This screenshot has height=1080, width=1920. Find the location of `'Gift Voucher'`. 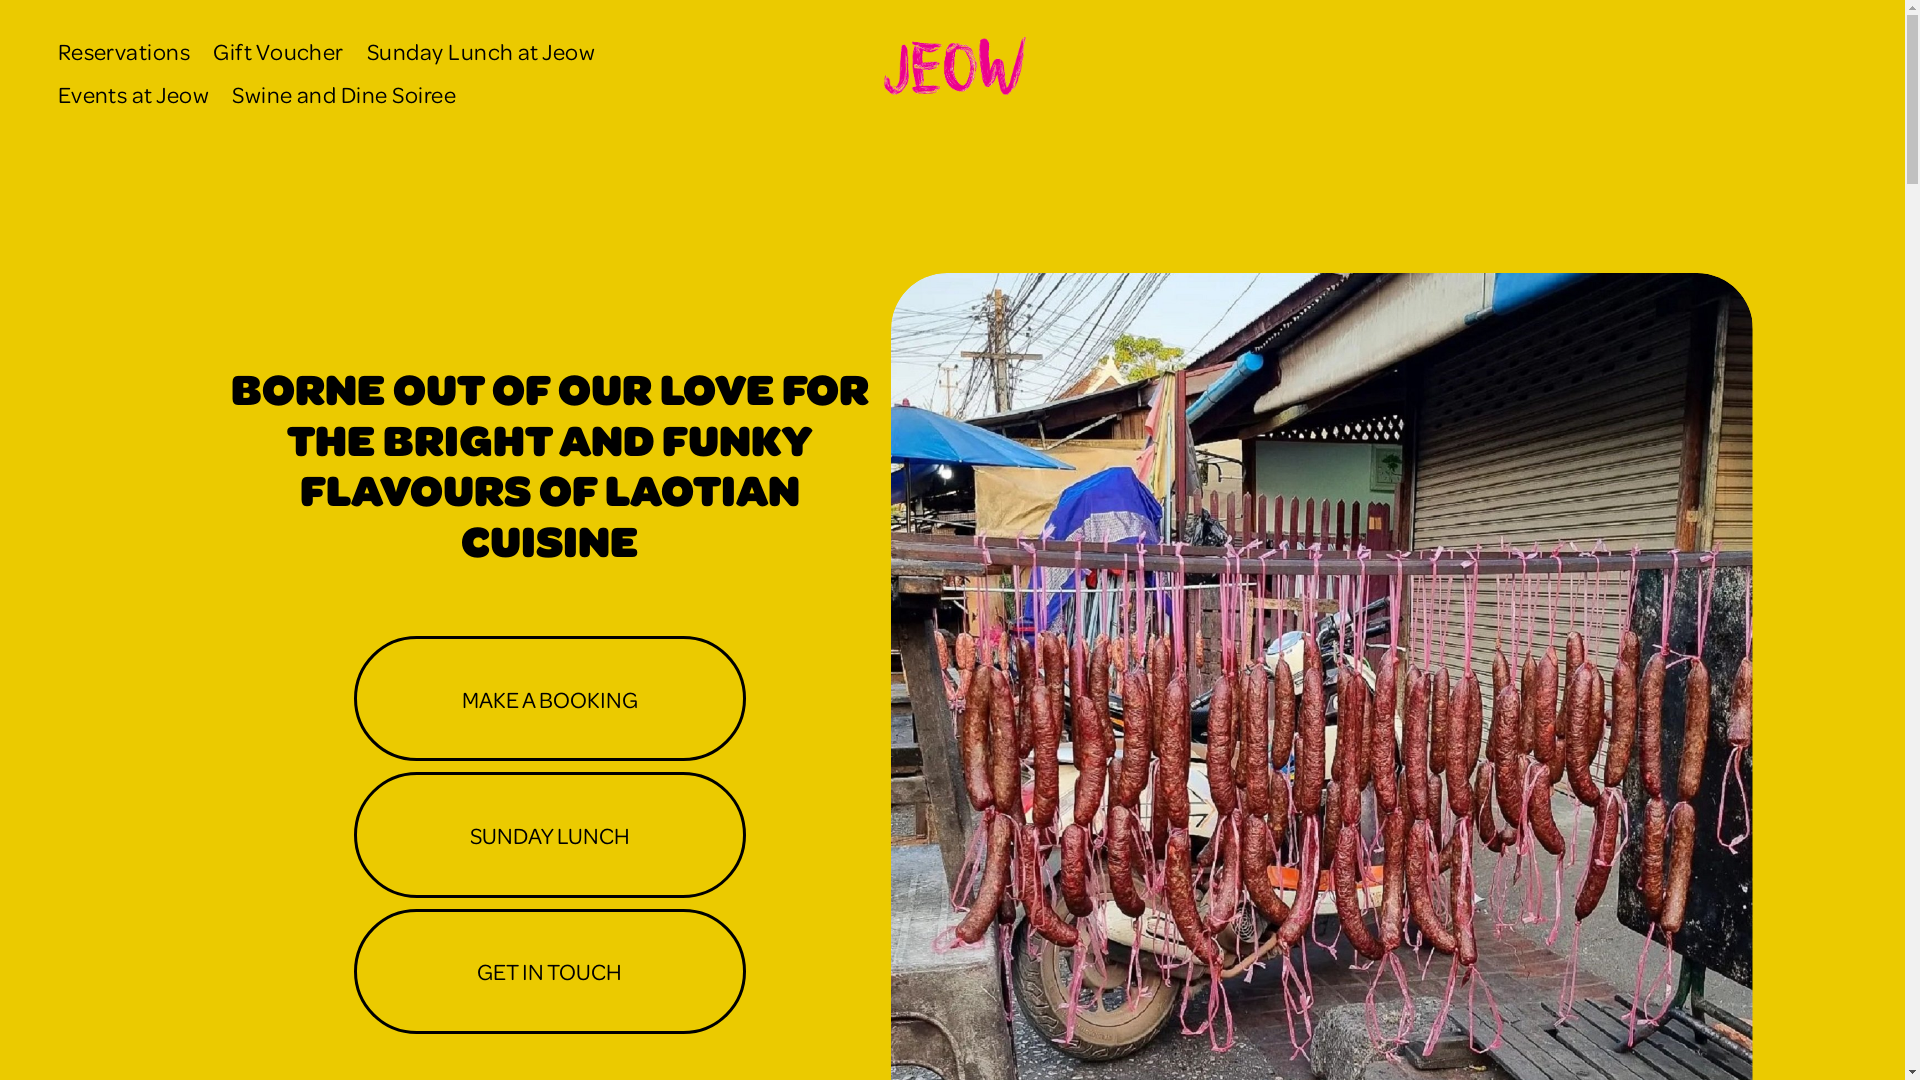

'Gift Voucher' is located at coordinates (277, 50).